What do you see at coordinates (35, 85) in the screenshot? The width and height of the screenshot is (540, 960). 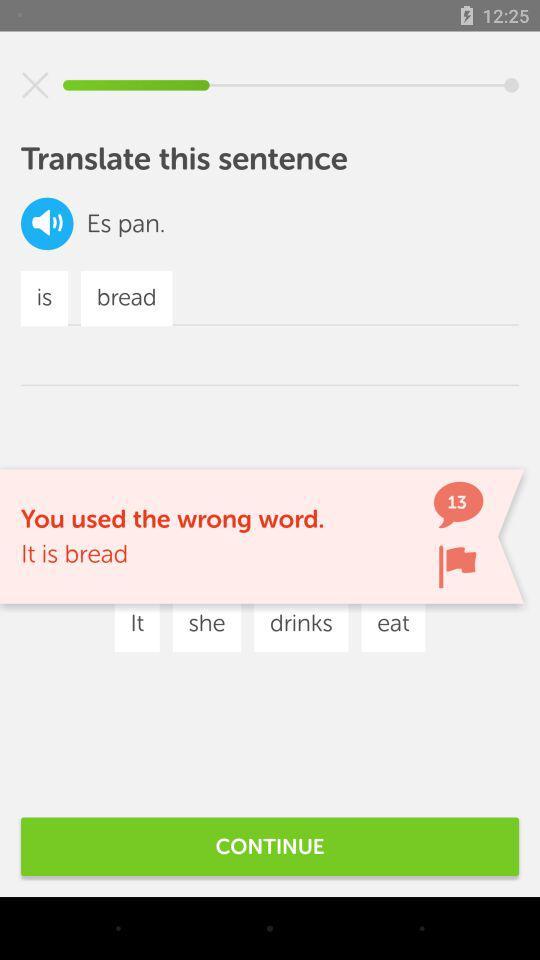 I see `mute volume` at bounding box center [35, 85].